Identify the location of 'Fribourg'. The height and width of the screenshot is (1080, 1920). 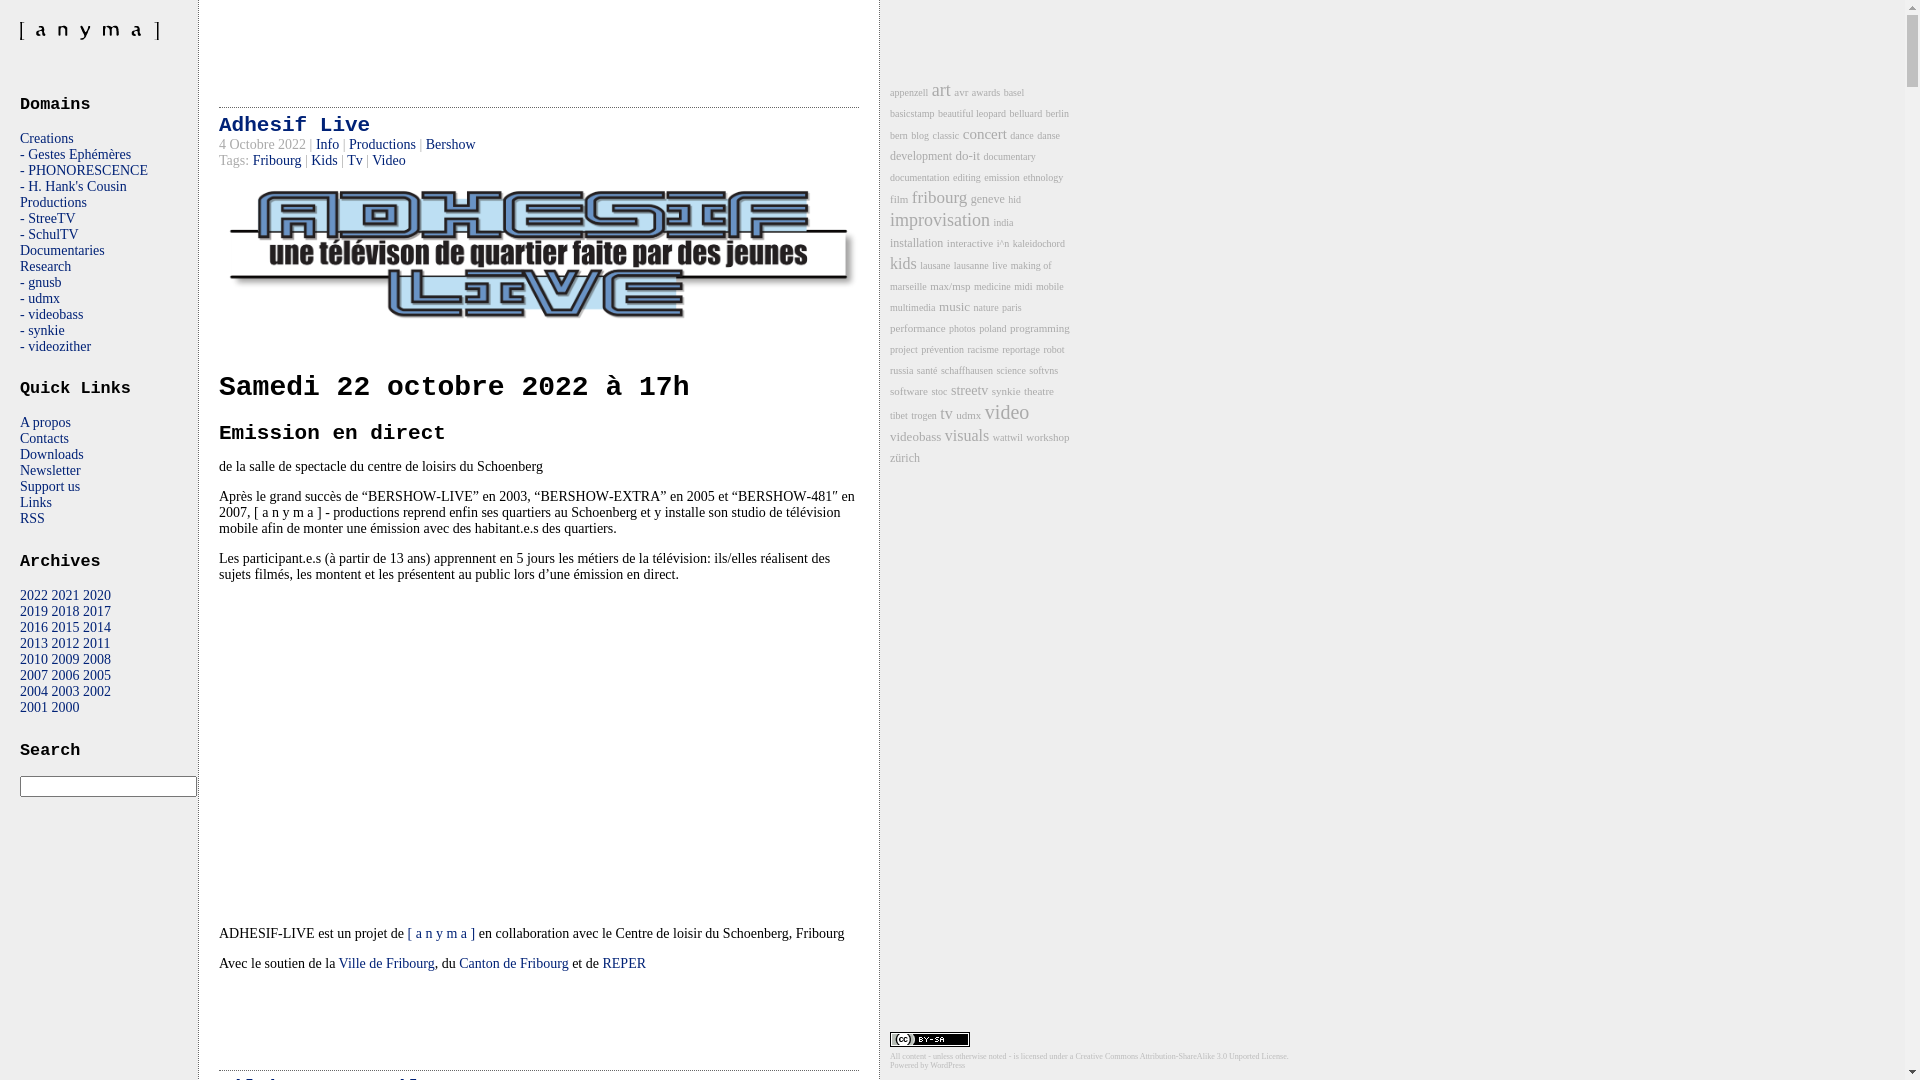
(252, 159).